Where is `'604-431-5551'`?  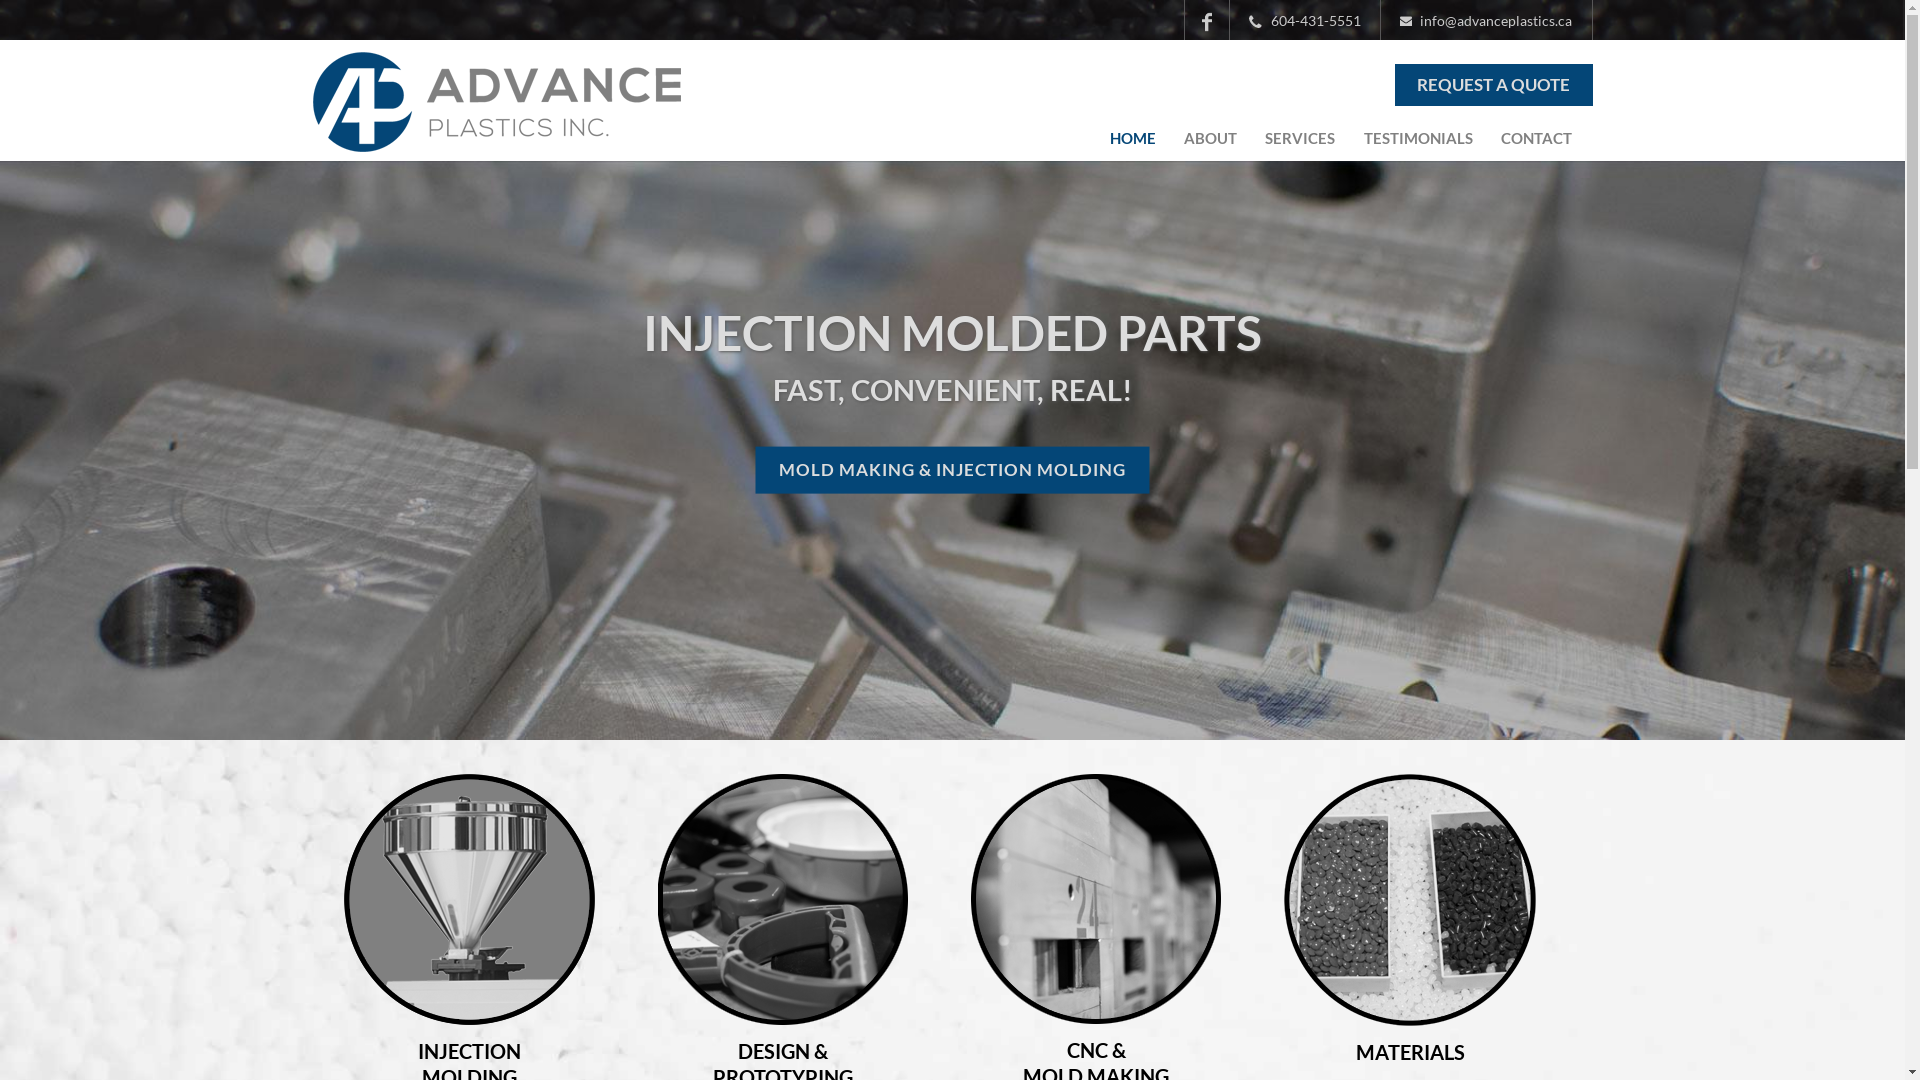
'604-431-5551' is located at coordinates (1228, 19).